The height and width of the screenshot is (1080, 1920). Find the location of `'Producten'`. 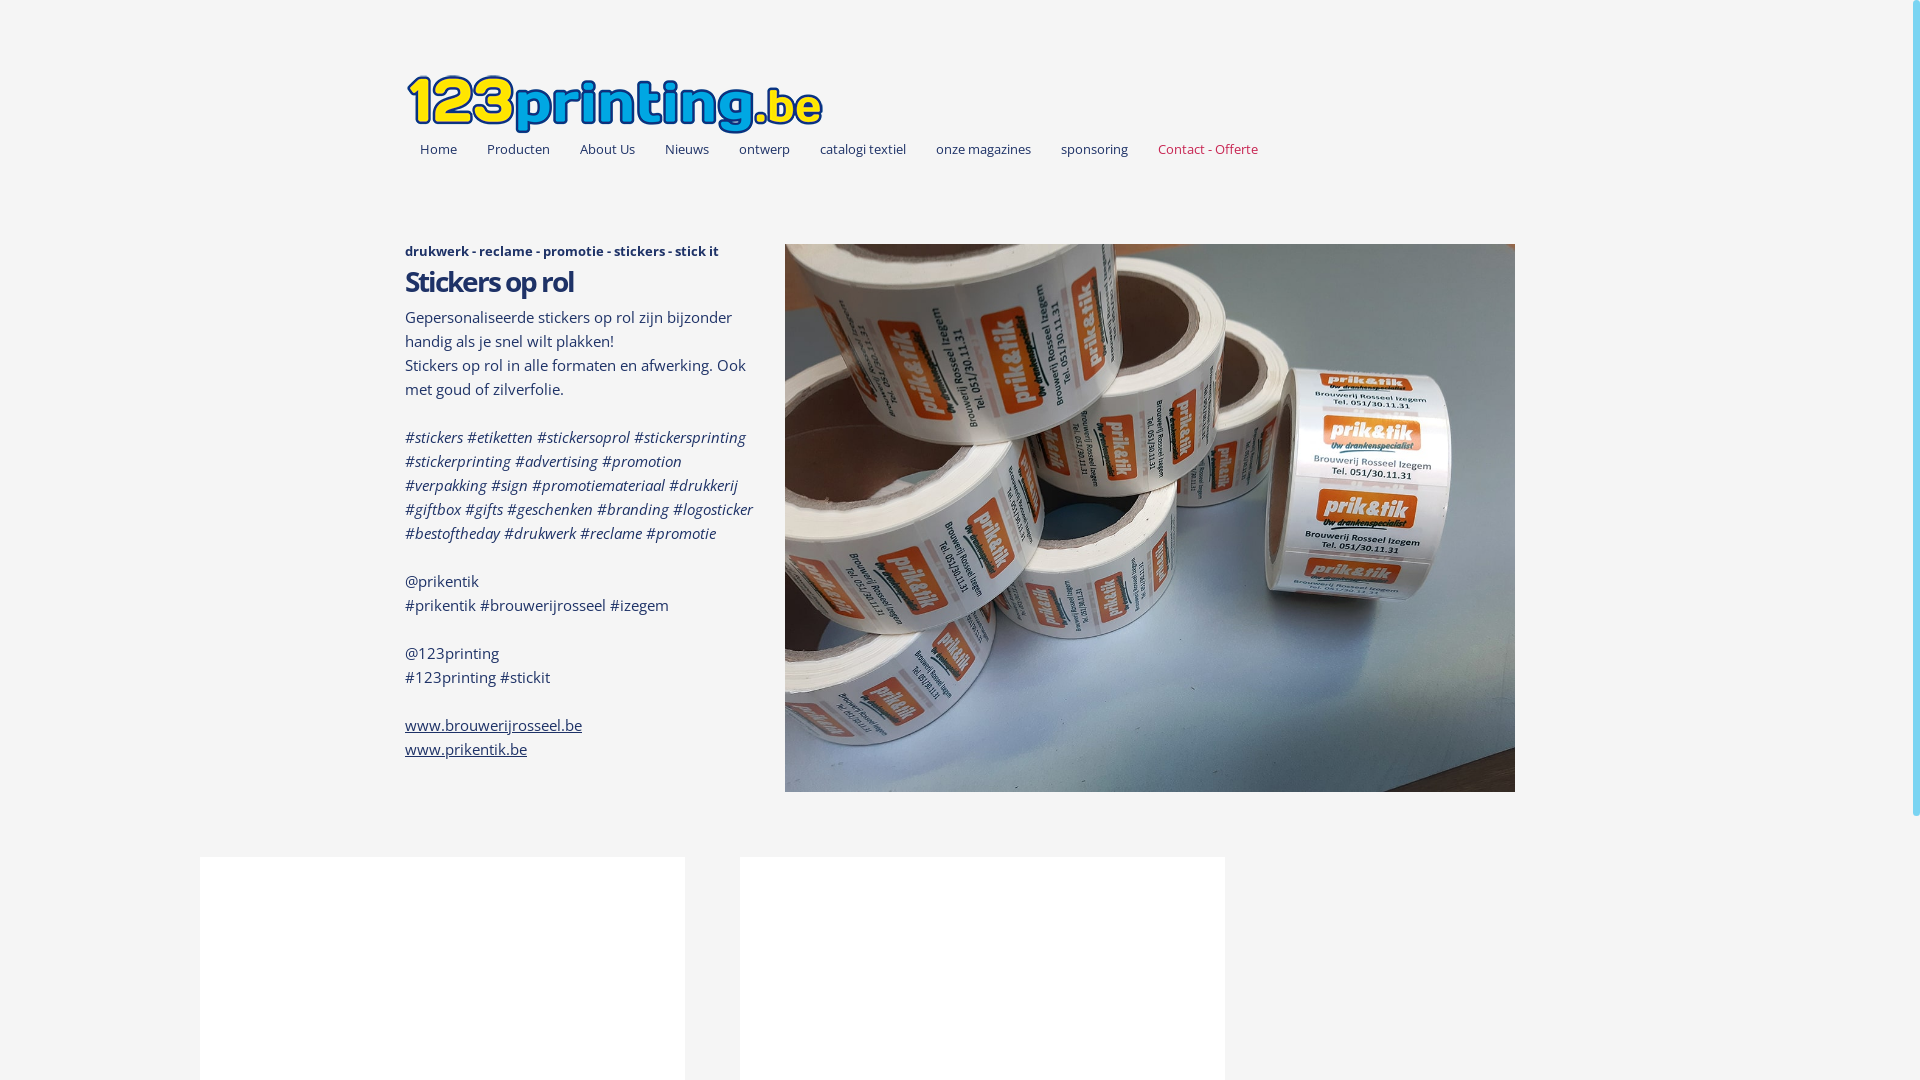

'Producten' is located at coordinates (470, 149).